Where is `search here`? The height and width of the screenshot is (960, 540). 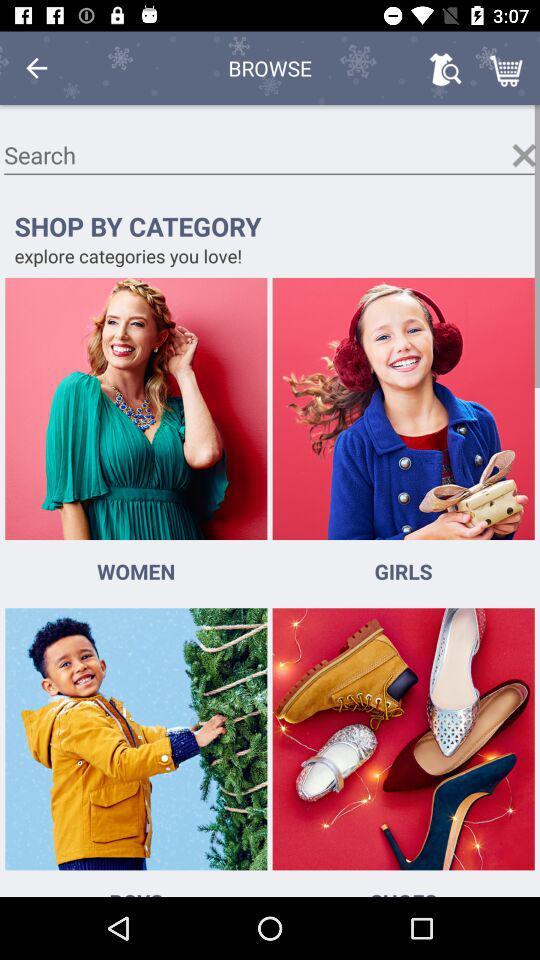 search here is located at coordinates (270, 154).